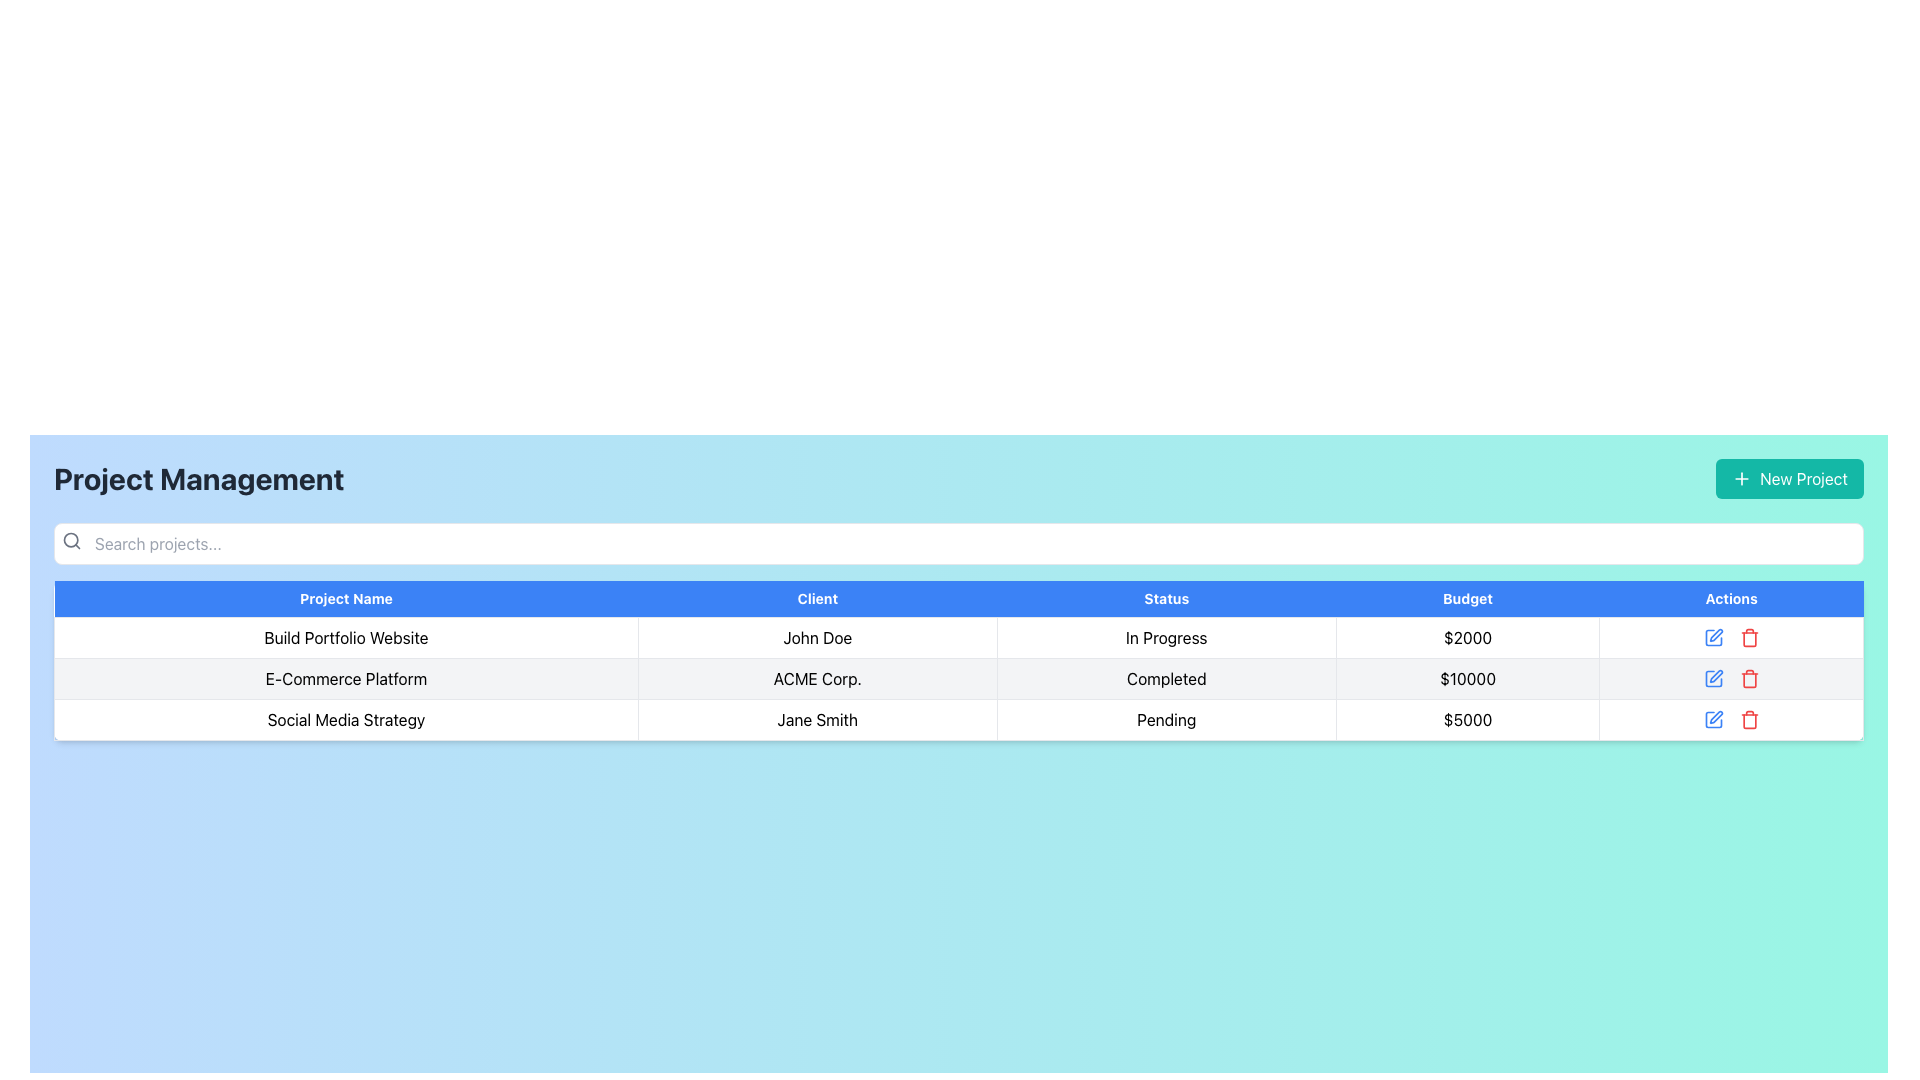 The height and width of the screenshot is (1080, 1920). What do you see at coordinates (346, 637) in the screenshot?
I see `the Text Label displaying 'Build Portfolio Website'` at bounding box center [346, 637].